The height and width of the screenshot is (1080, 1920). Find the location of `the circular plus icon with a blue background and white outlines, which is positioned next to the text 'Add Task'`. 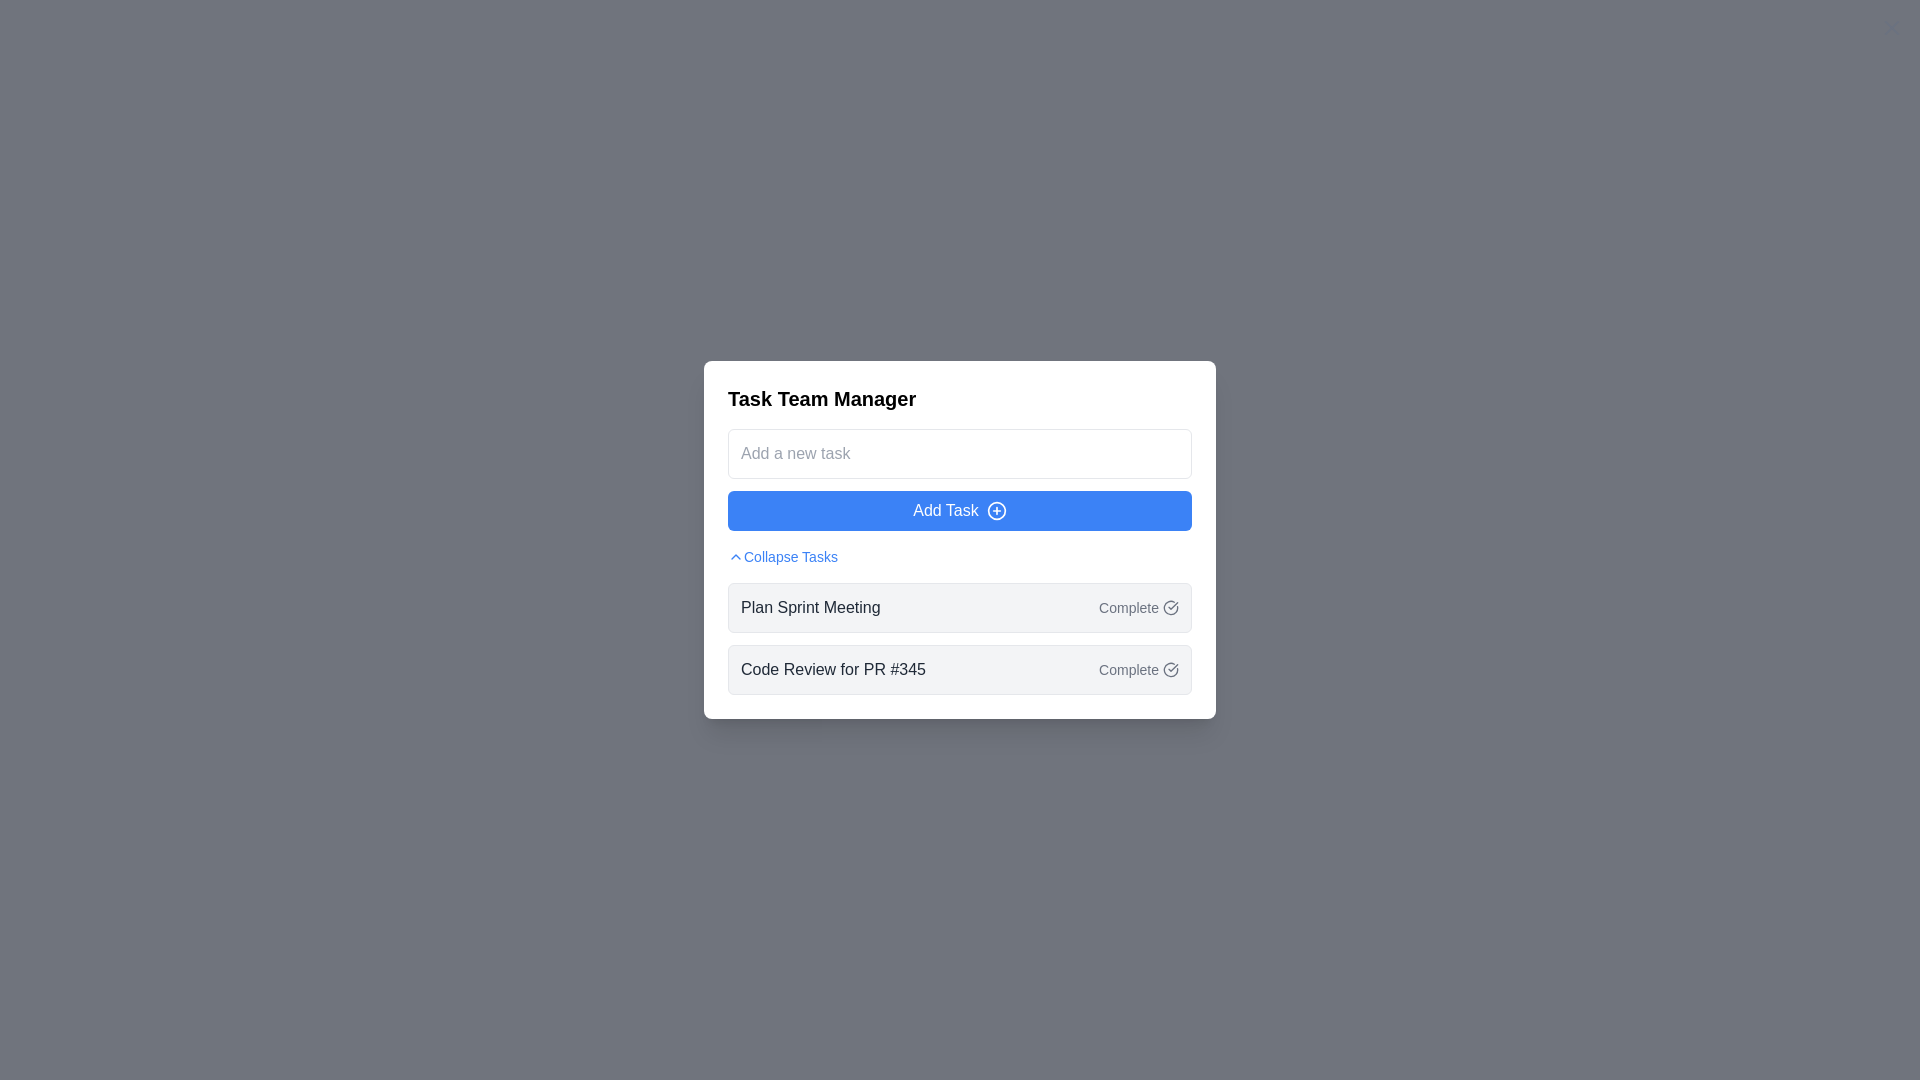

the circular plus icon with a blue background and white outlines, which is positioned next to the text 'Add Task' is located at coordinates (996, 509).